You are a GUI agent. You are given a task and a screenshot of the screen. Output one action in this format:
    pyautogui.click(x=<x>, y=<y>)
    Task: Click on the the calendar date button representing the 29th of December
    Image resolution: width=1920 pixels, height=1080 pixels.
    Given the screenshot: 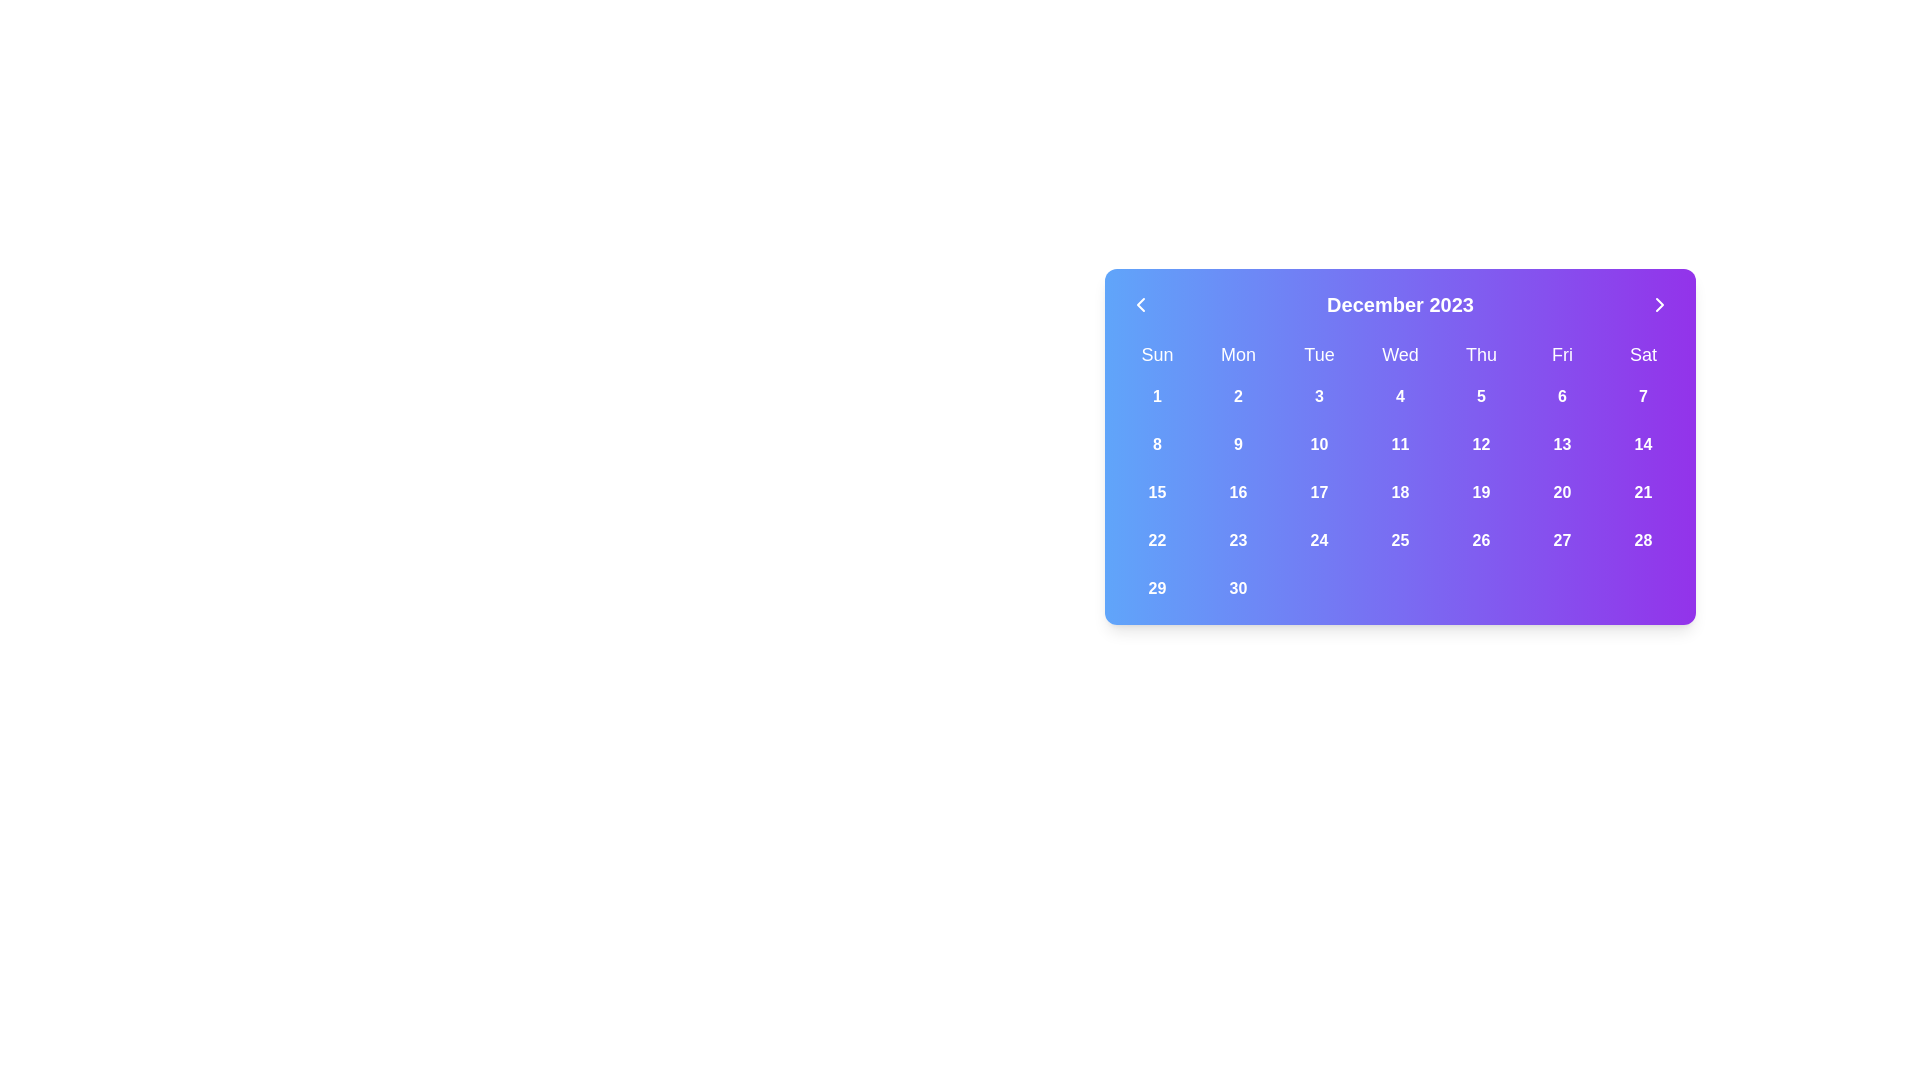 What is the action you would take?
    pyautogui.click(x=1157, y=588)
    